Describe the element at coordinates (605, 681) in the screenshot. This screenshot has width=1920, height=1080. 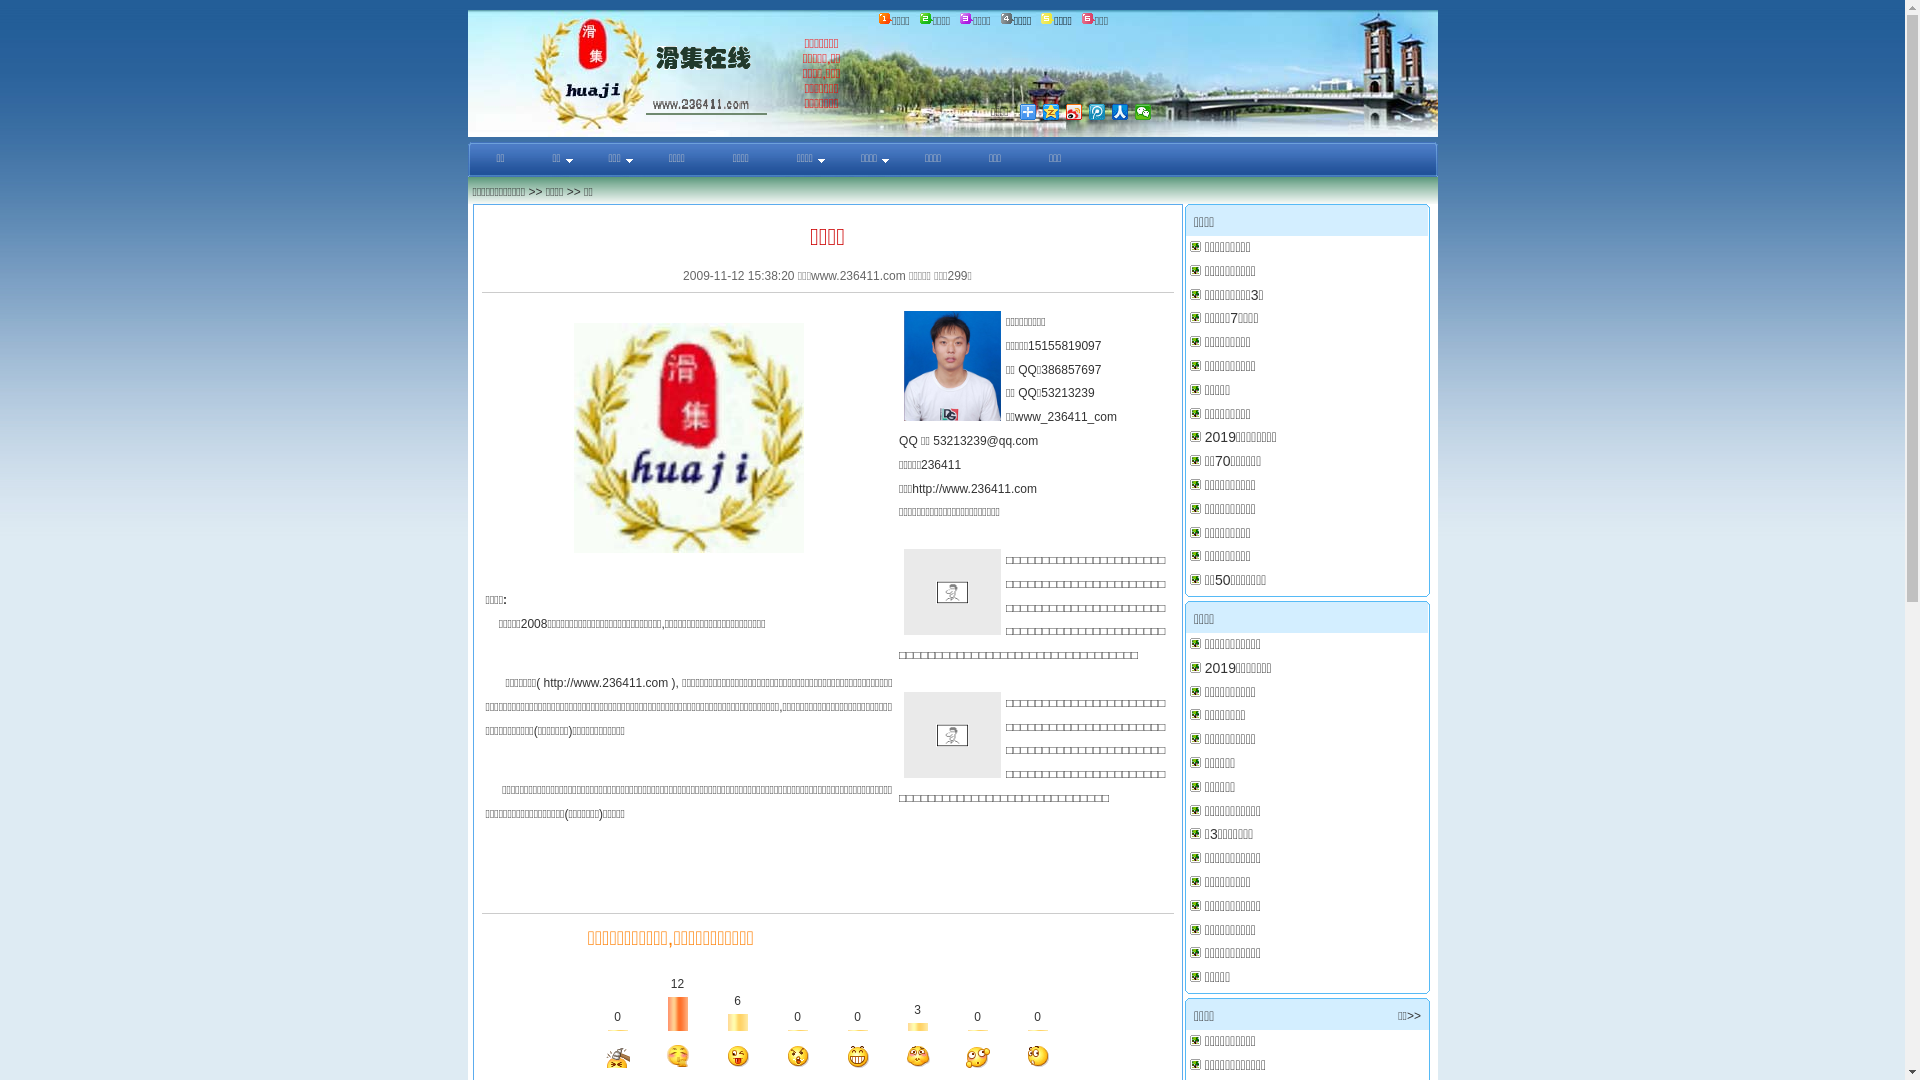
I see `'http://www.236411.com'` at that location.